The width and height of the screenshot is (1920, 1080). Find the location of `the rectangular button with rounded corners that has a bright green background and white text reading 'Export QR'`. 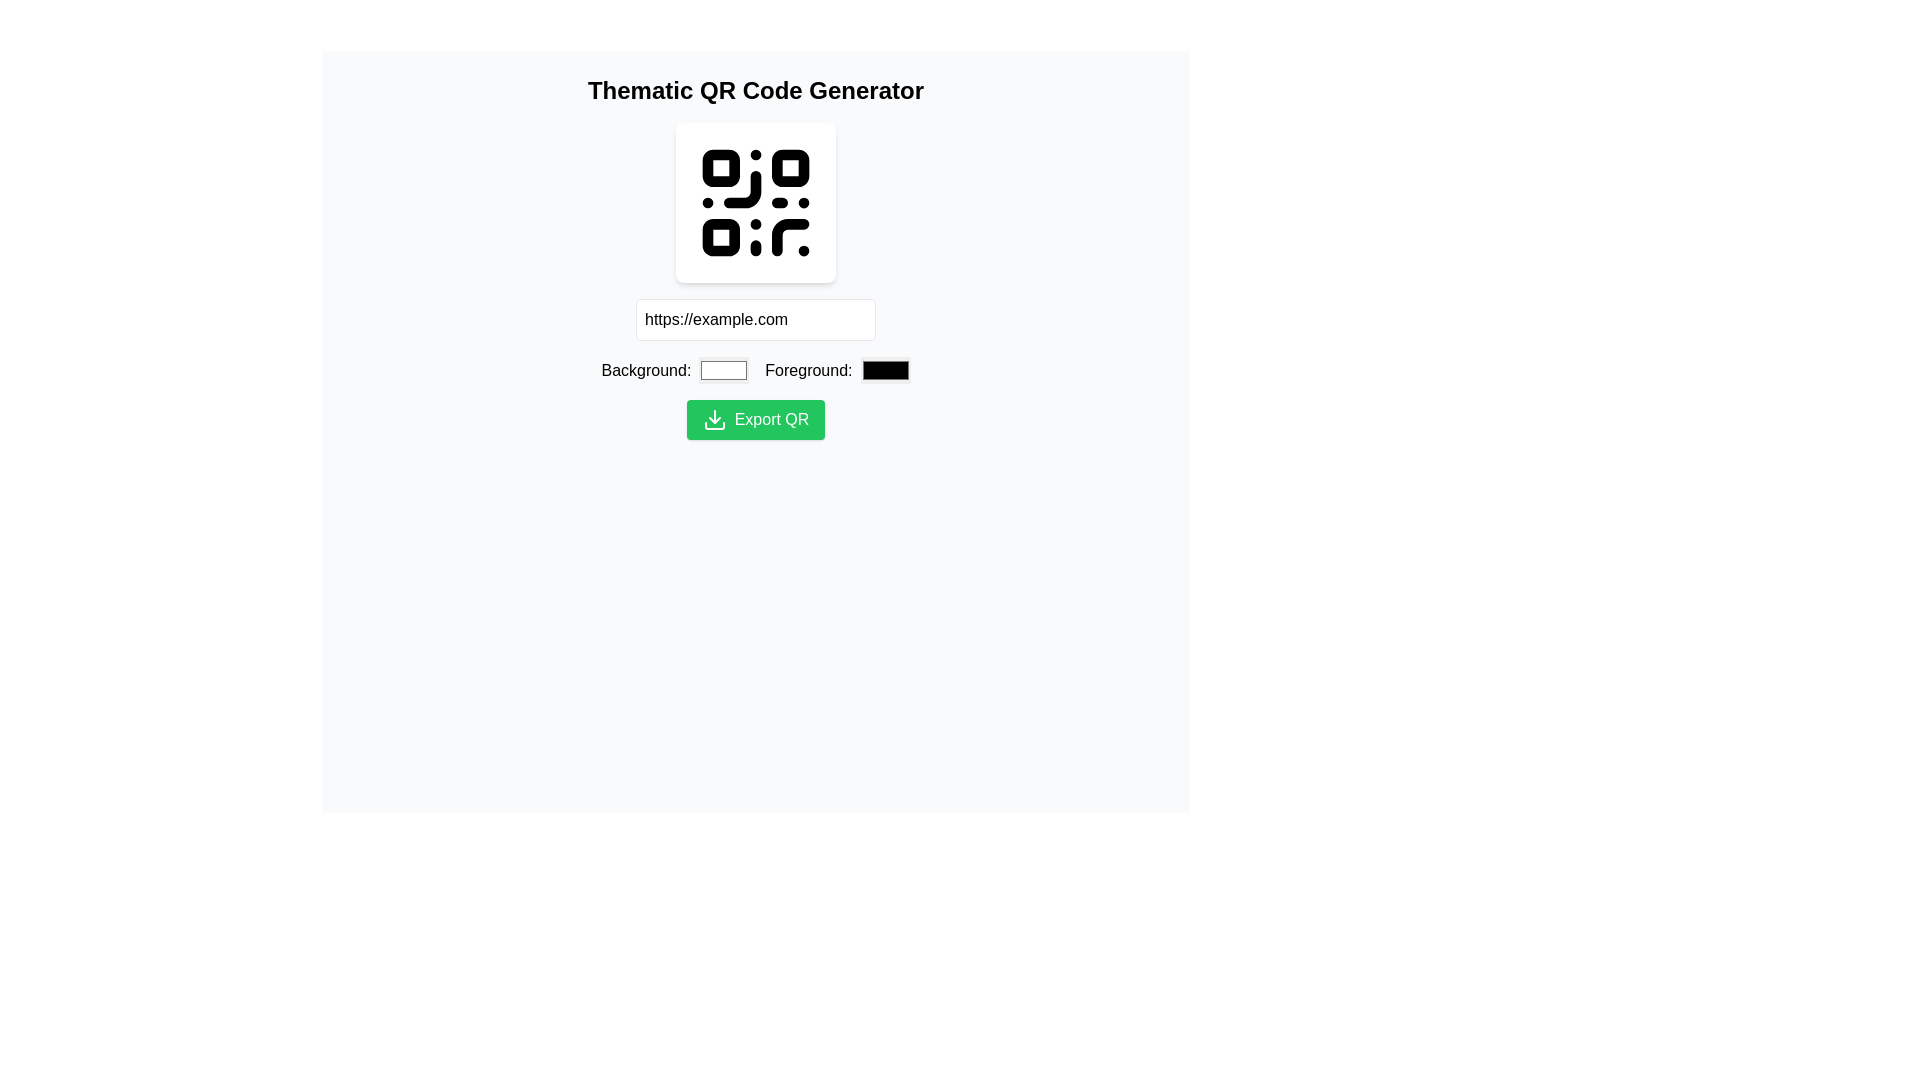

the rectangular button with rounded corners that has a bright green background and white text reading 'Export QR' is located at coordinates (754, 419).